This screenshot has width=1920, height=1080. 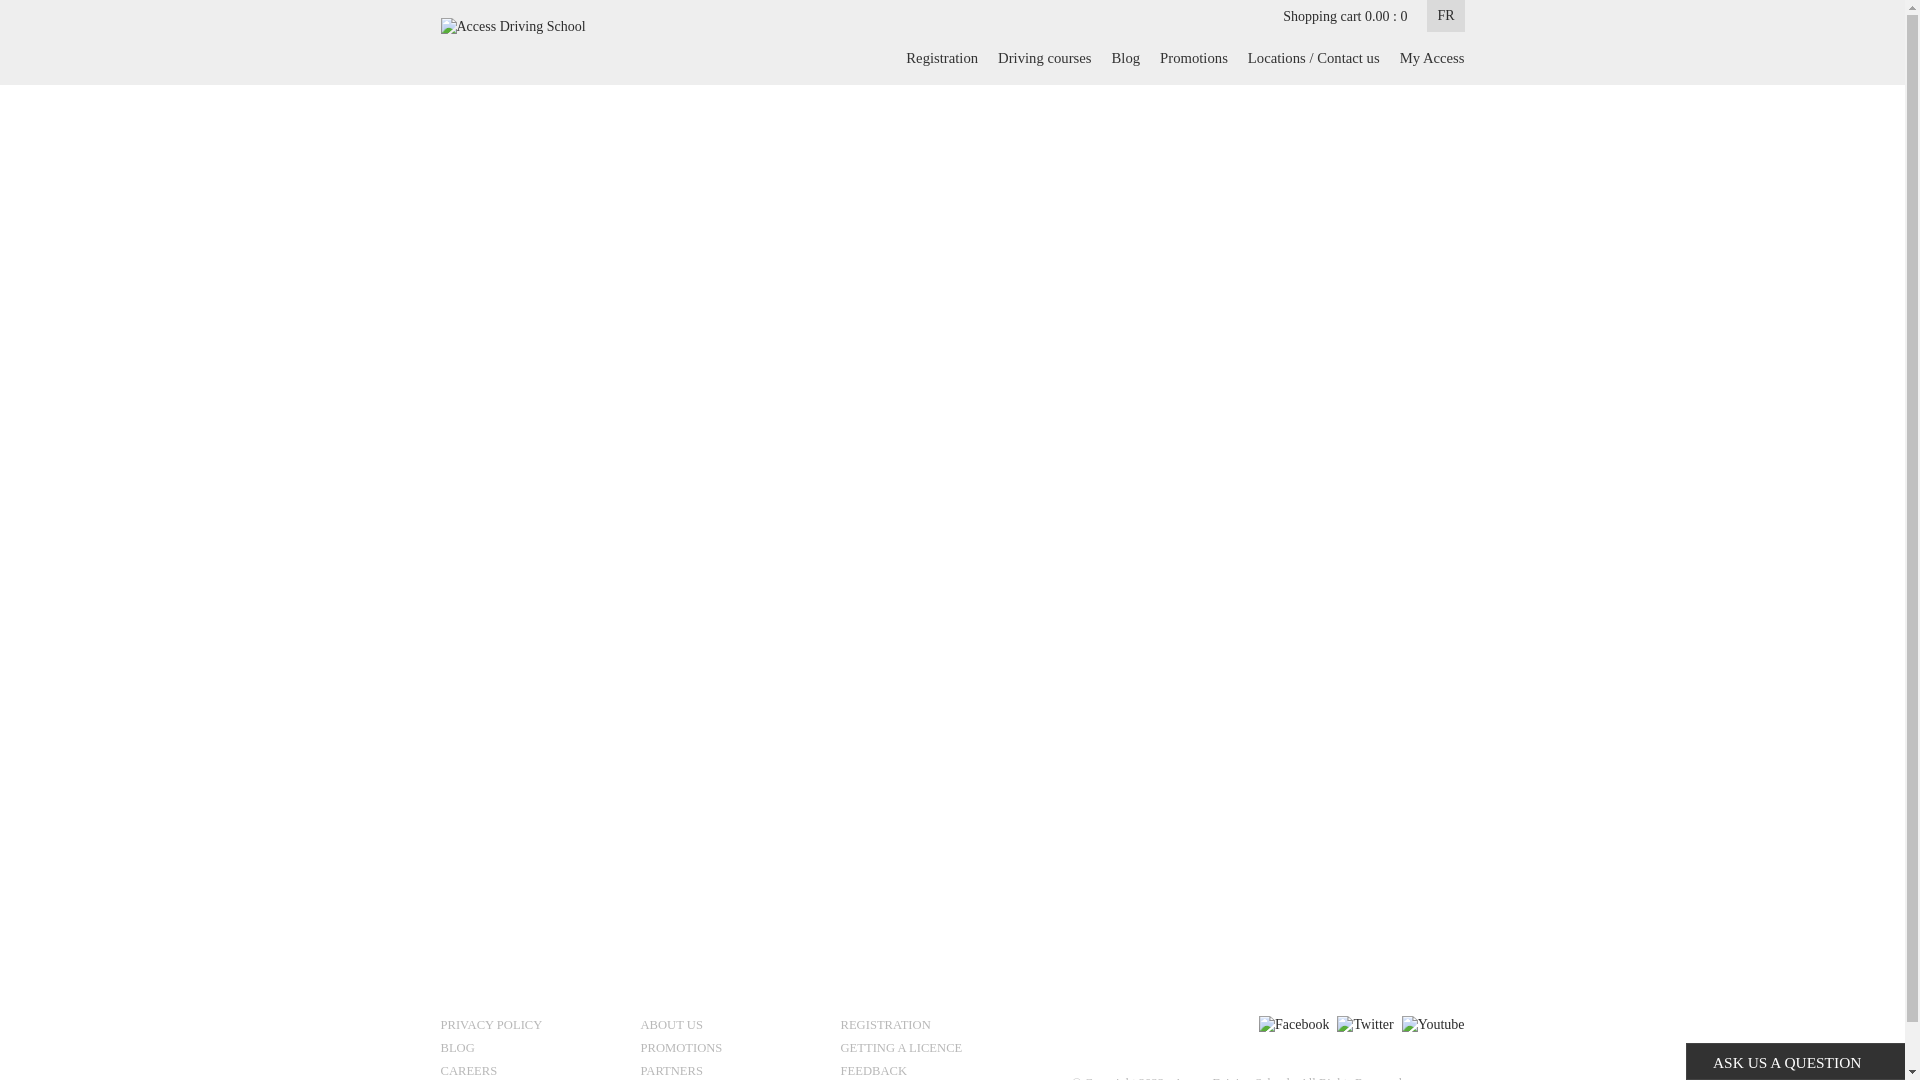 What do you see at coordinates (731, 1027) in the screenshot?
I see `'ABOUT US'` at bounding box center [731, 1027].